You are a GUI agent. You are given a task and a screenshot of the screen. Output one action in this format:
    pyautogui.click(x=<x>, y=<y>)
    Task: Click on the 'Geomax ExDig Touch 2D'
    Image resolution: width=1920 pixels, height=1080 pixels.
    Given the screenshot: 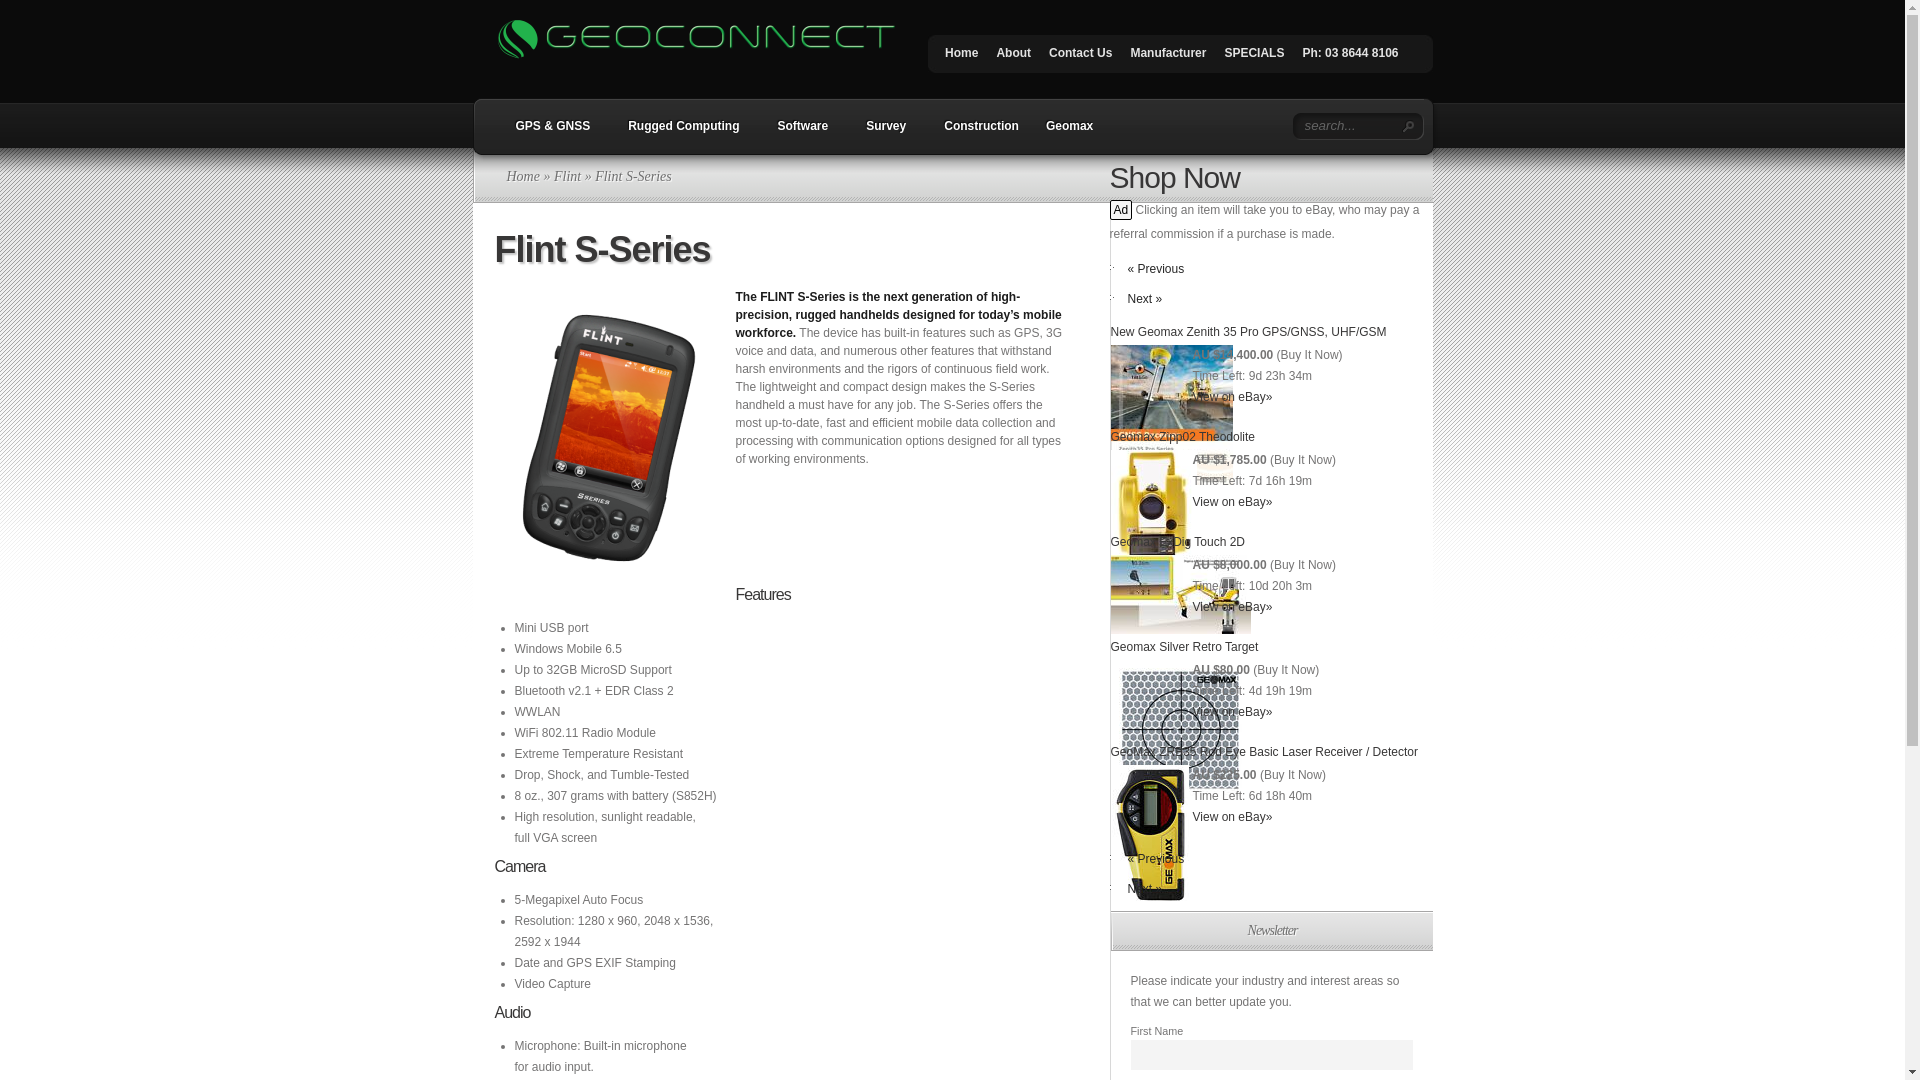 What is the action you would take?
    pyautogui.click(x=1177, y=542)
    